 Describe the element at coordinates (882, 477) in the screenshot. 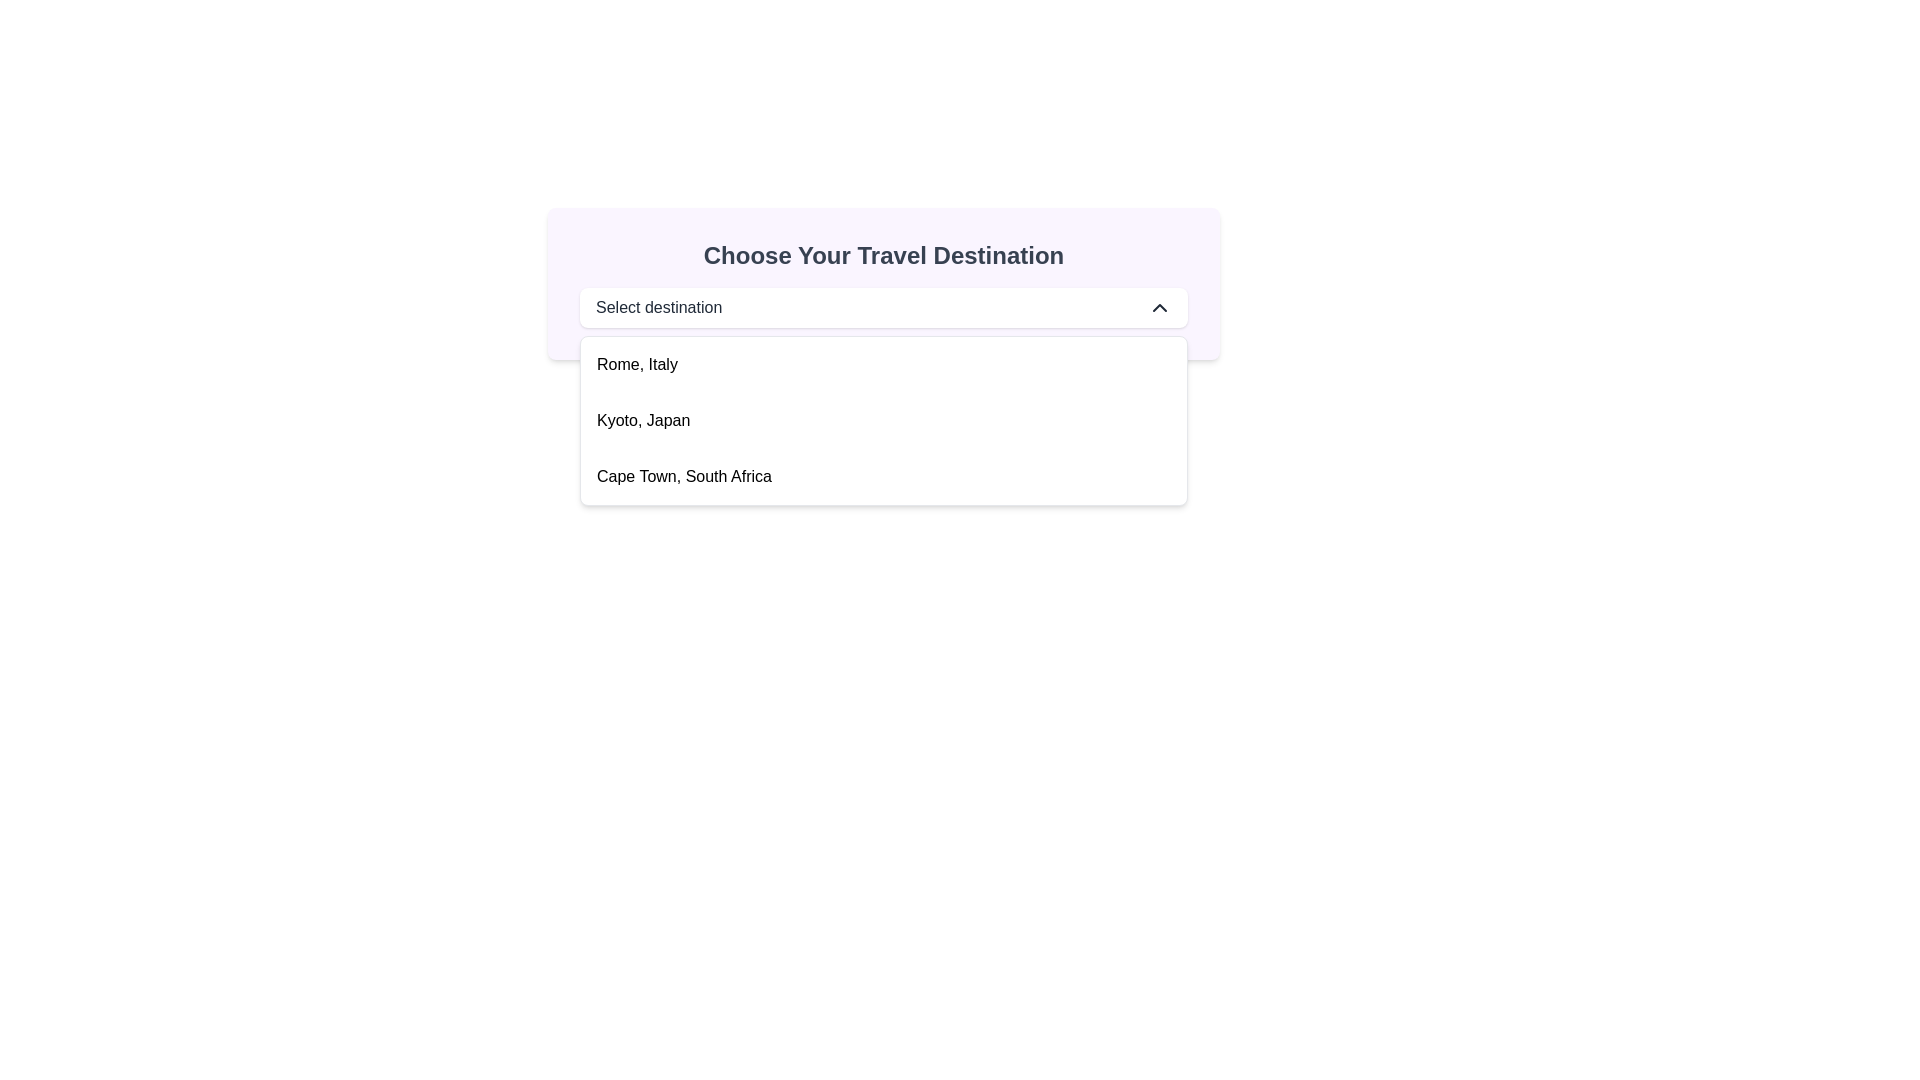

I see `the dropdown menu option that displays 'Cape Town, South Africa'` at that location.